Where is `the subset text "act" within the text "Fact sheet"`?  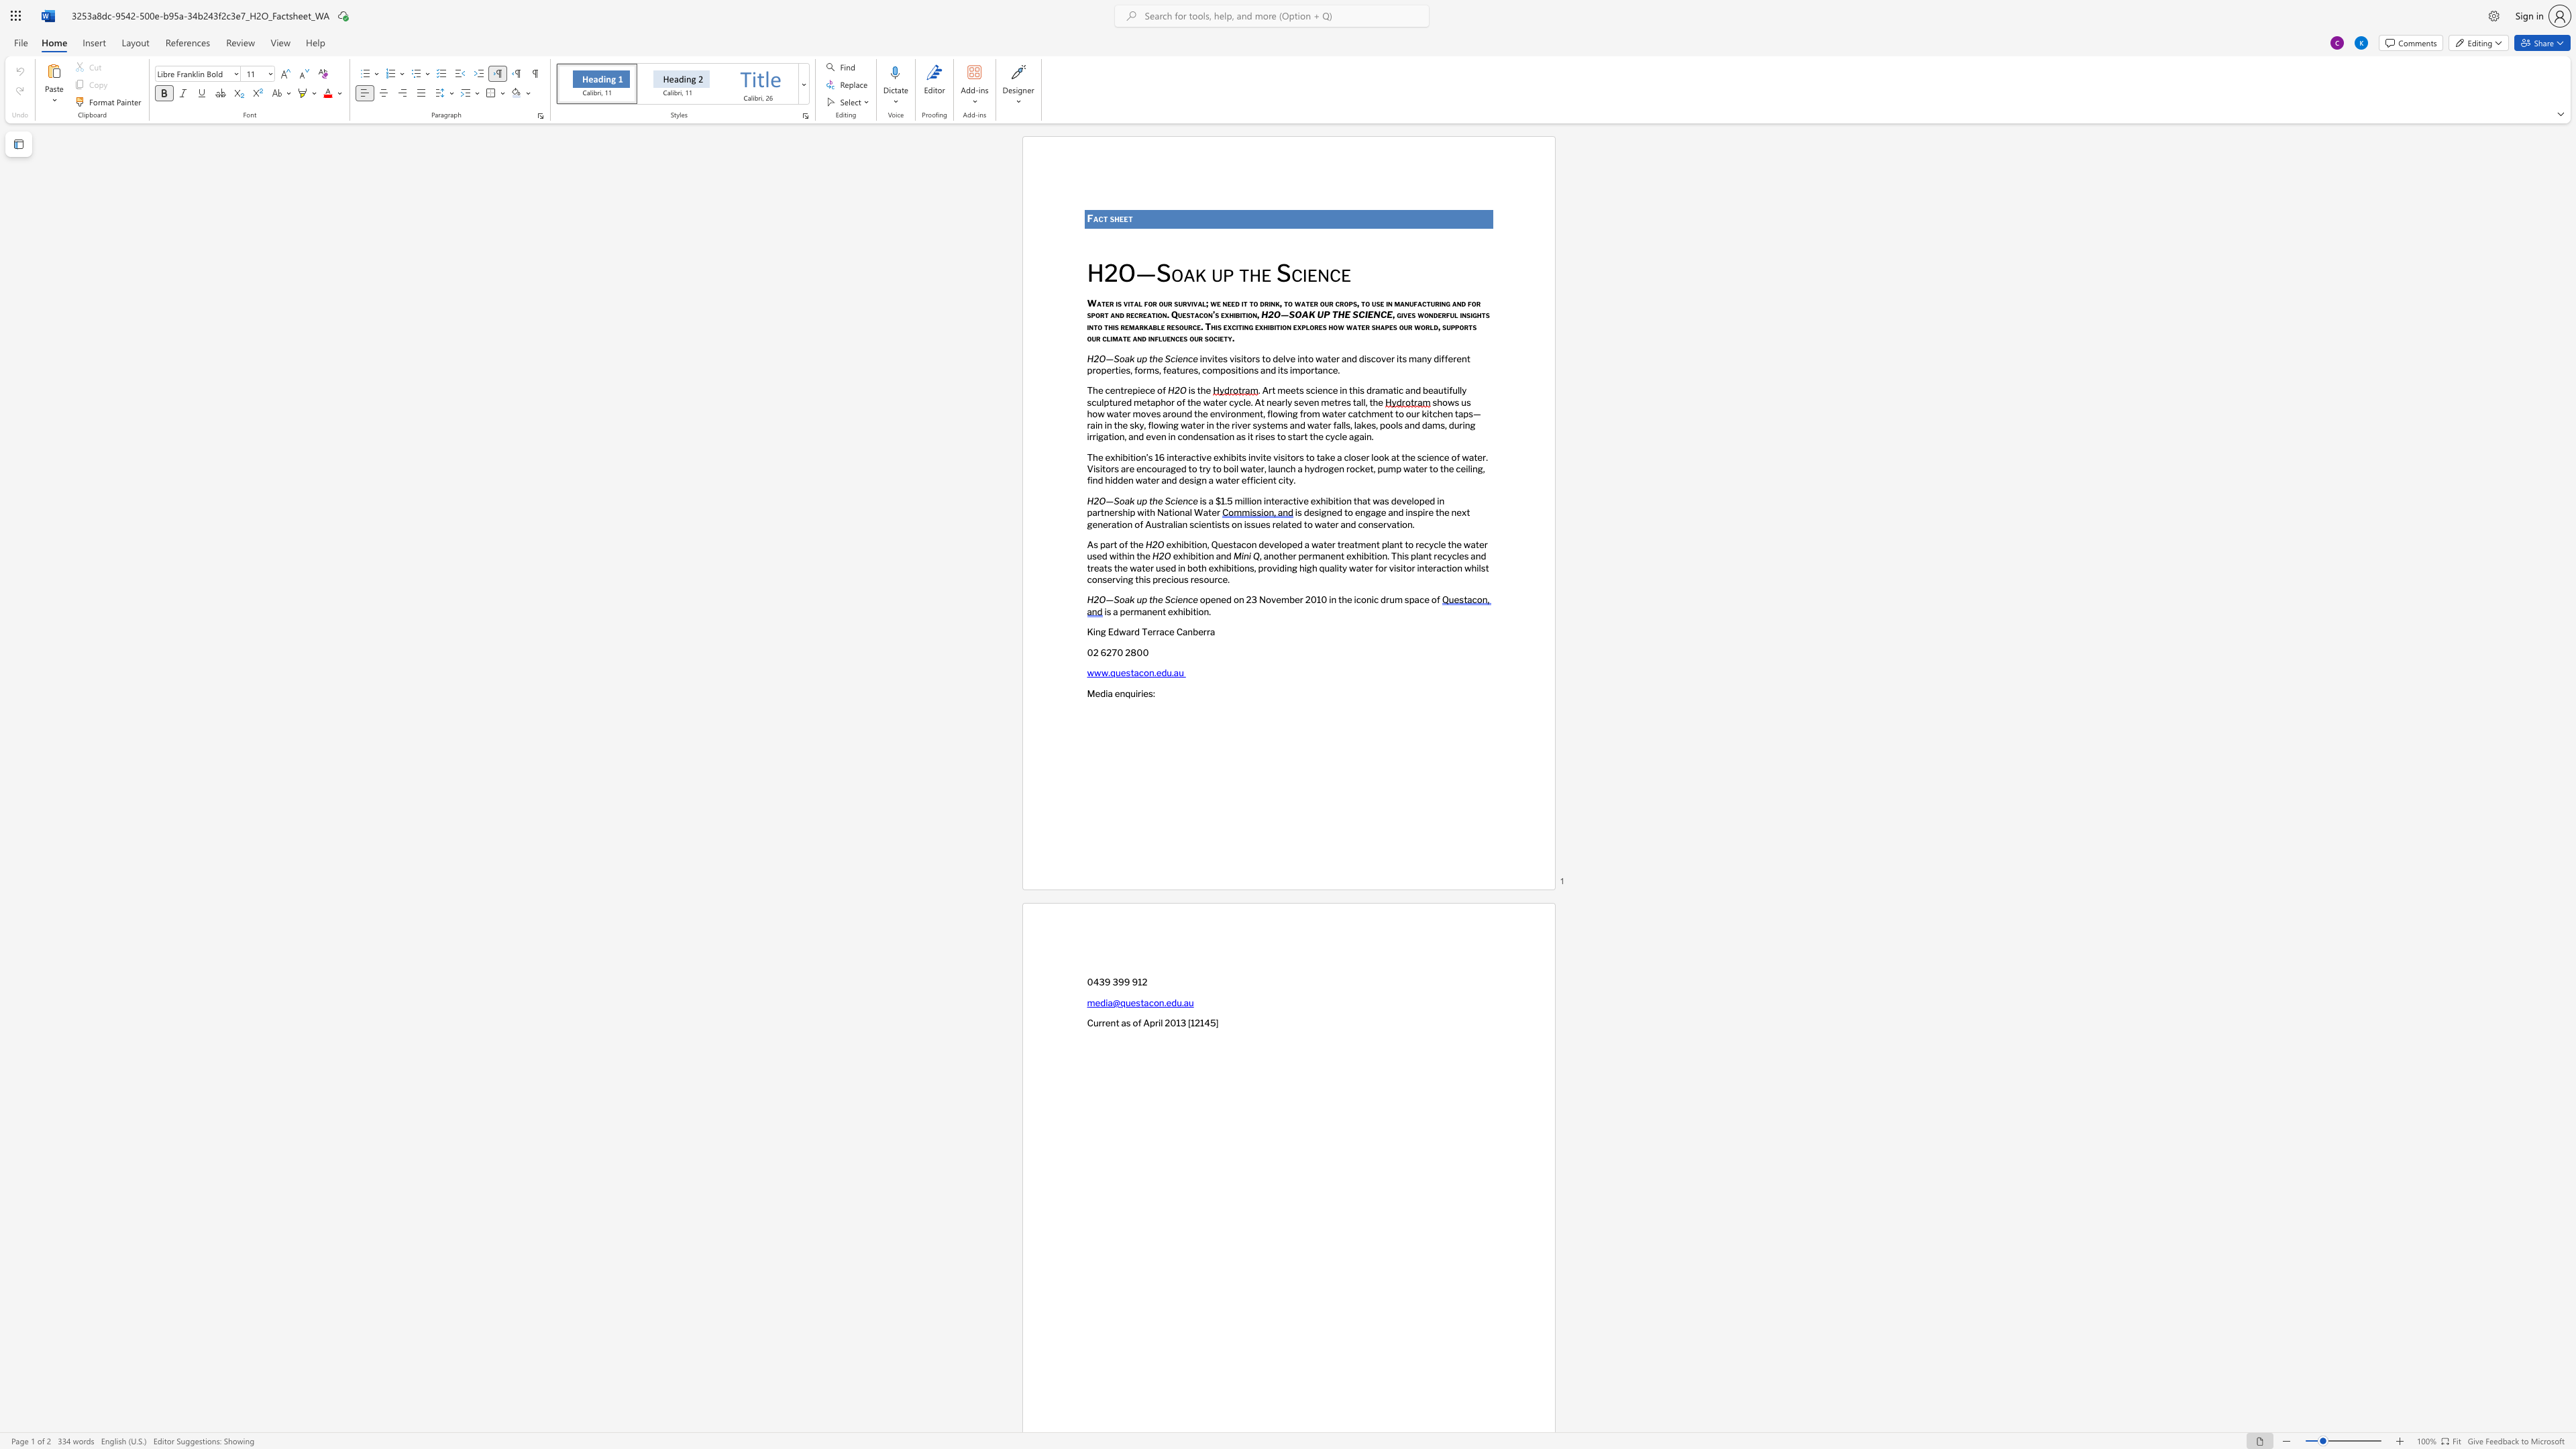
the subset text "act" within the text "Fact sheet" is located at coordinates (1092, 218).